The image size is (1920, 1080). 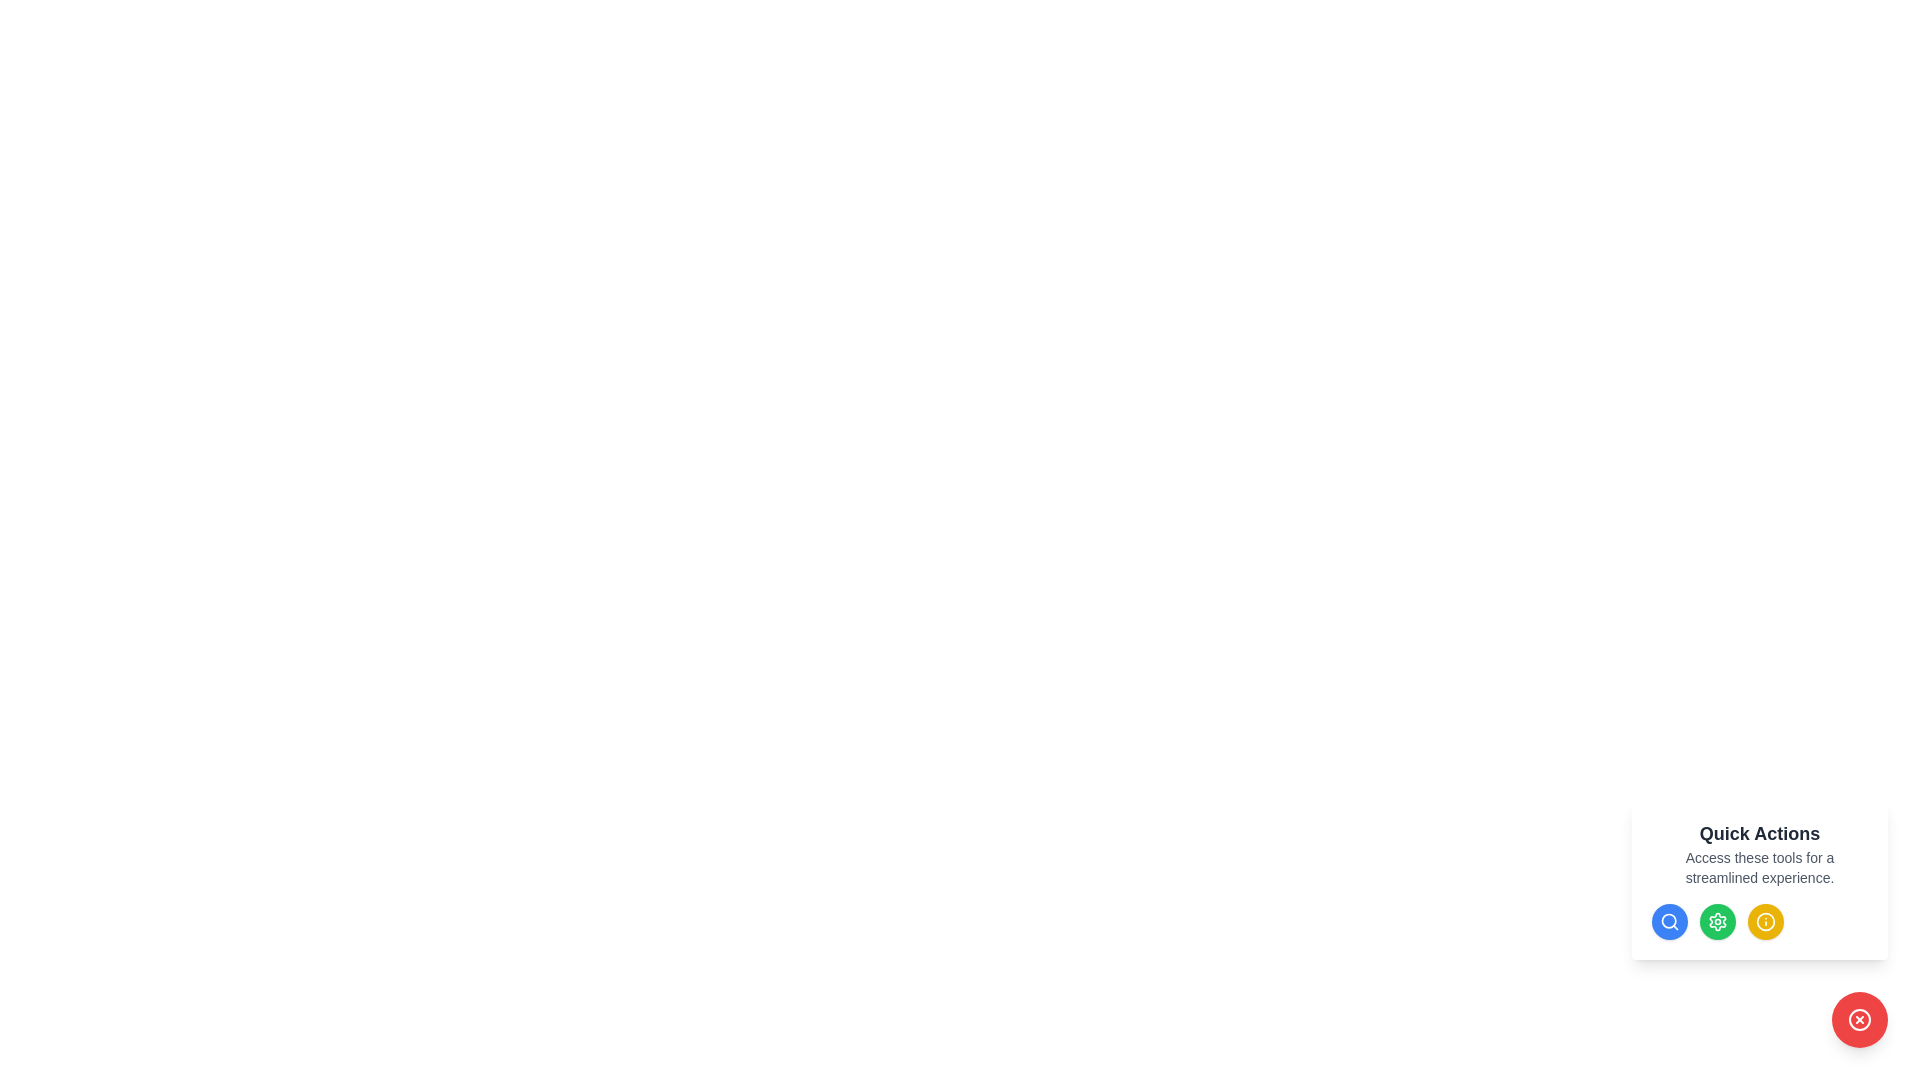 I want to click on the heading text that introduces the 'Quick Actions' feature, located at the top of the card section, so click(x=1760, y=833).